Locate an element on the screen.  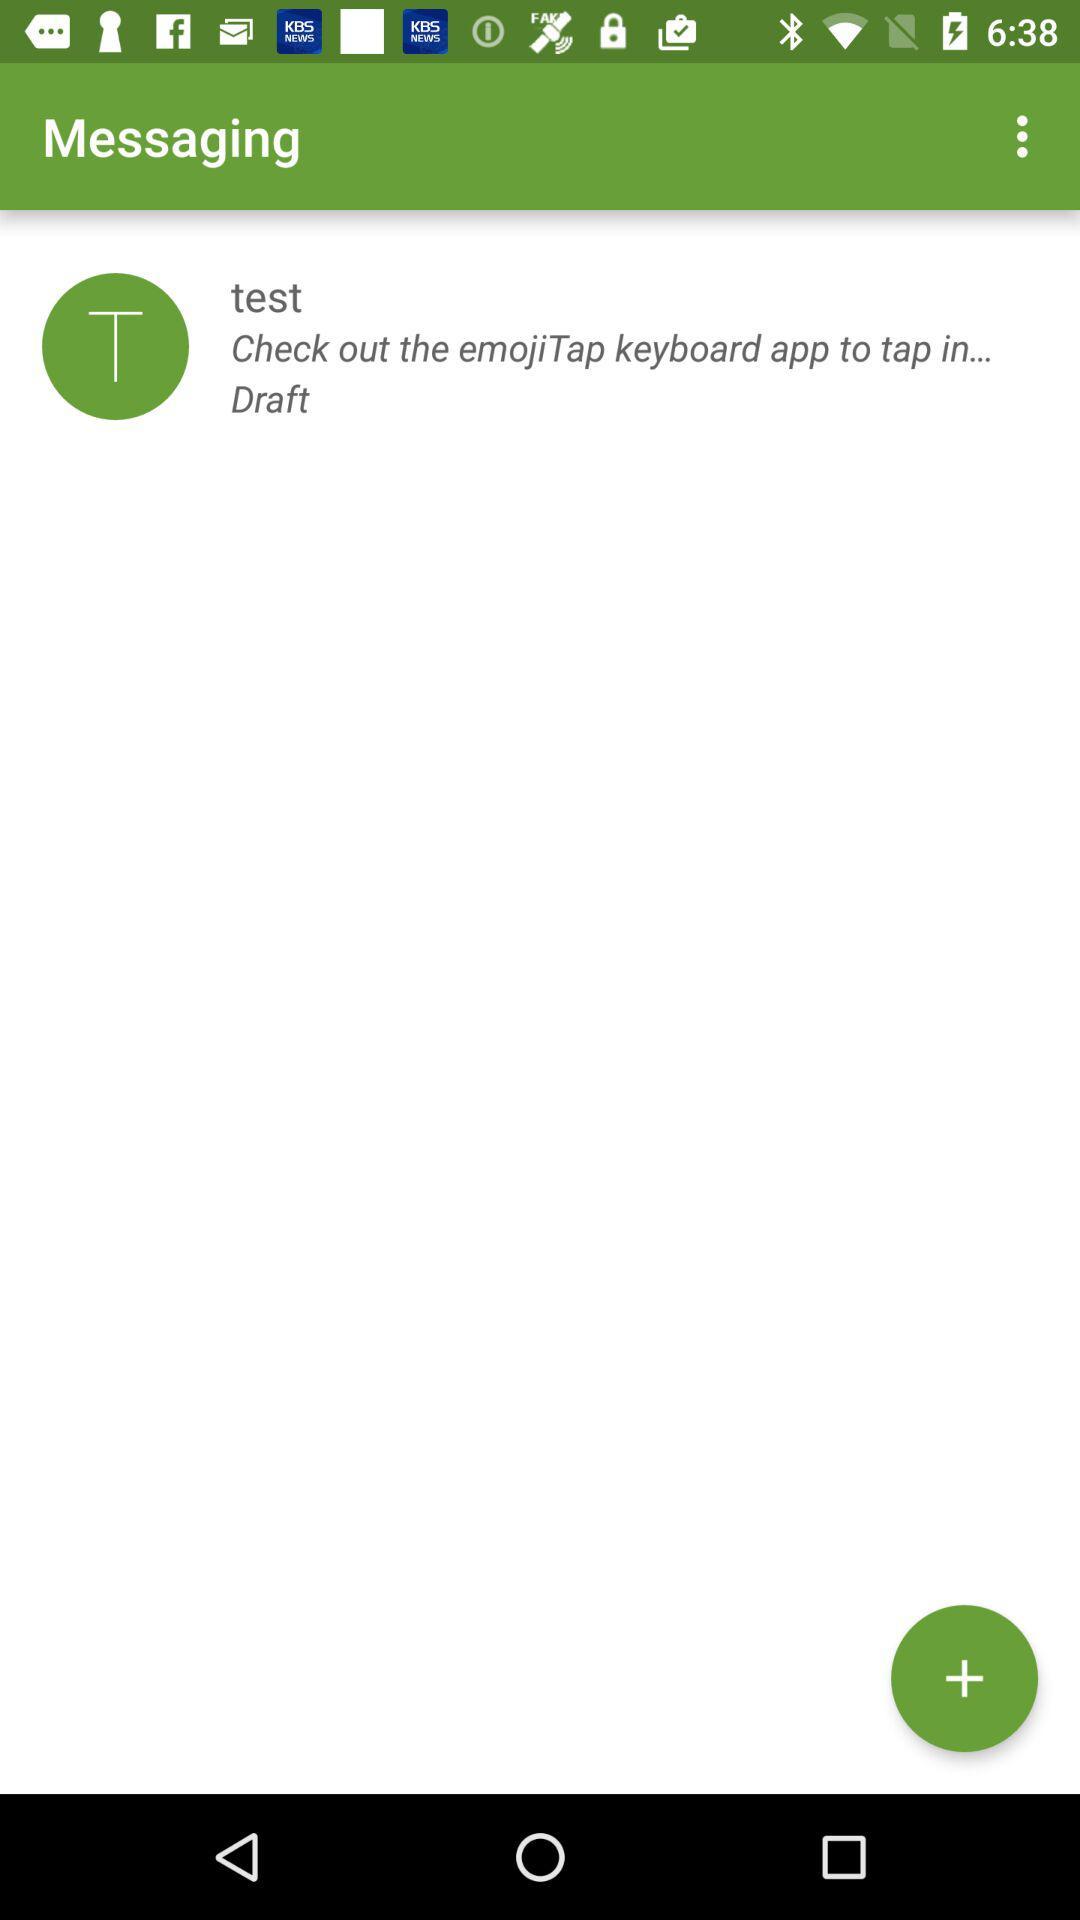
item at the top right corner is located at coordinates (1027, 135).